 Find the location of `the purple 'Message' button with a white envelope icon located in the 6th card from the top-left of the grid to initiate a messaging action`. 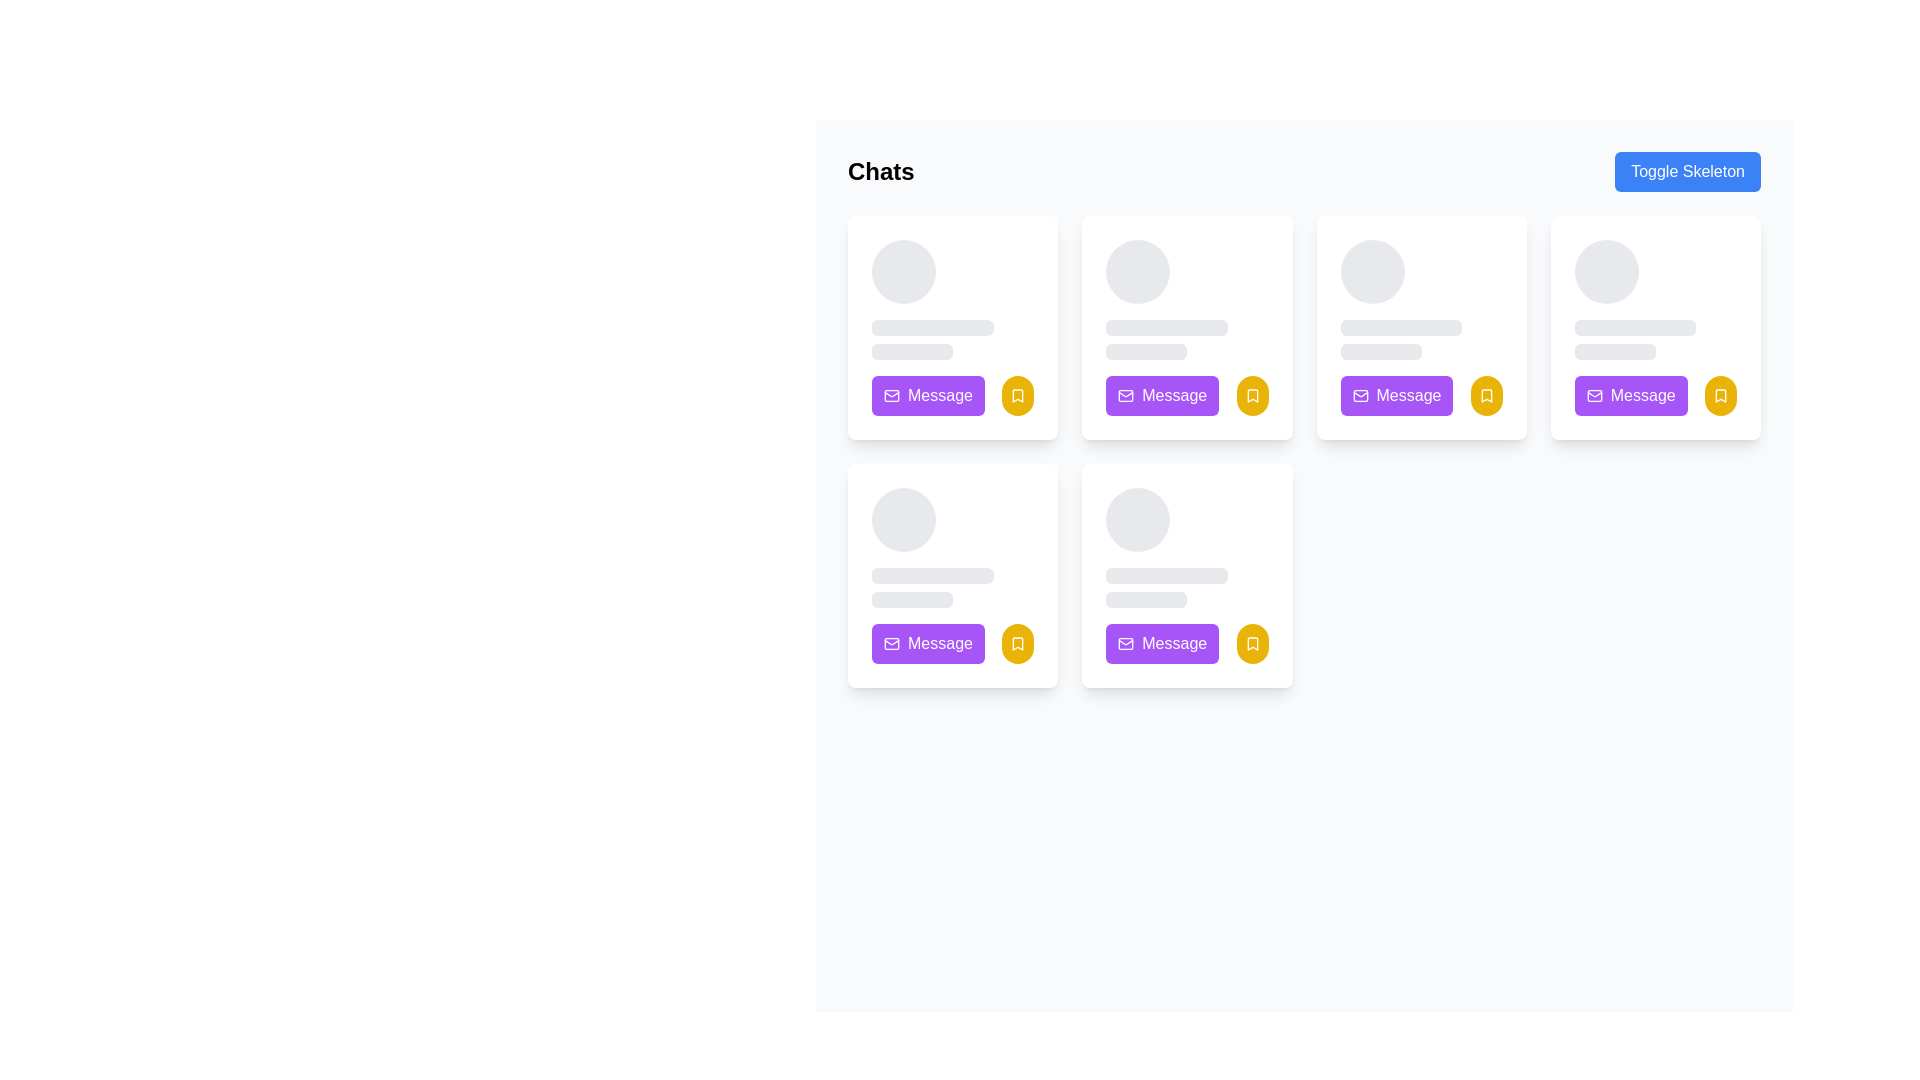

the purple 'Message' button with a white envelope icon located in the 6th card from the top-left of the grid to initiate a messaging action is located at coordinates (1162, 644).